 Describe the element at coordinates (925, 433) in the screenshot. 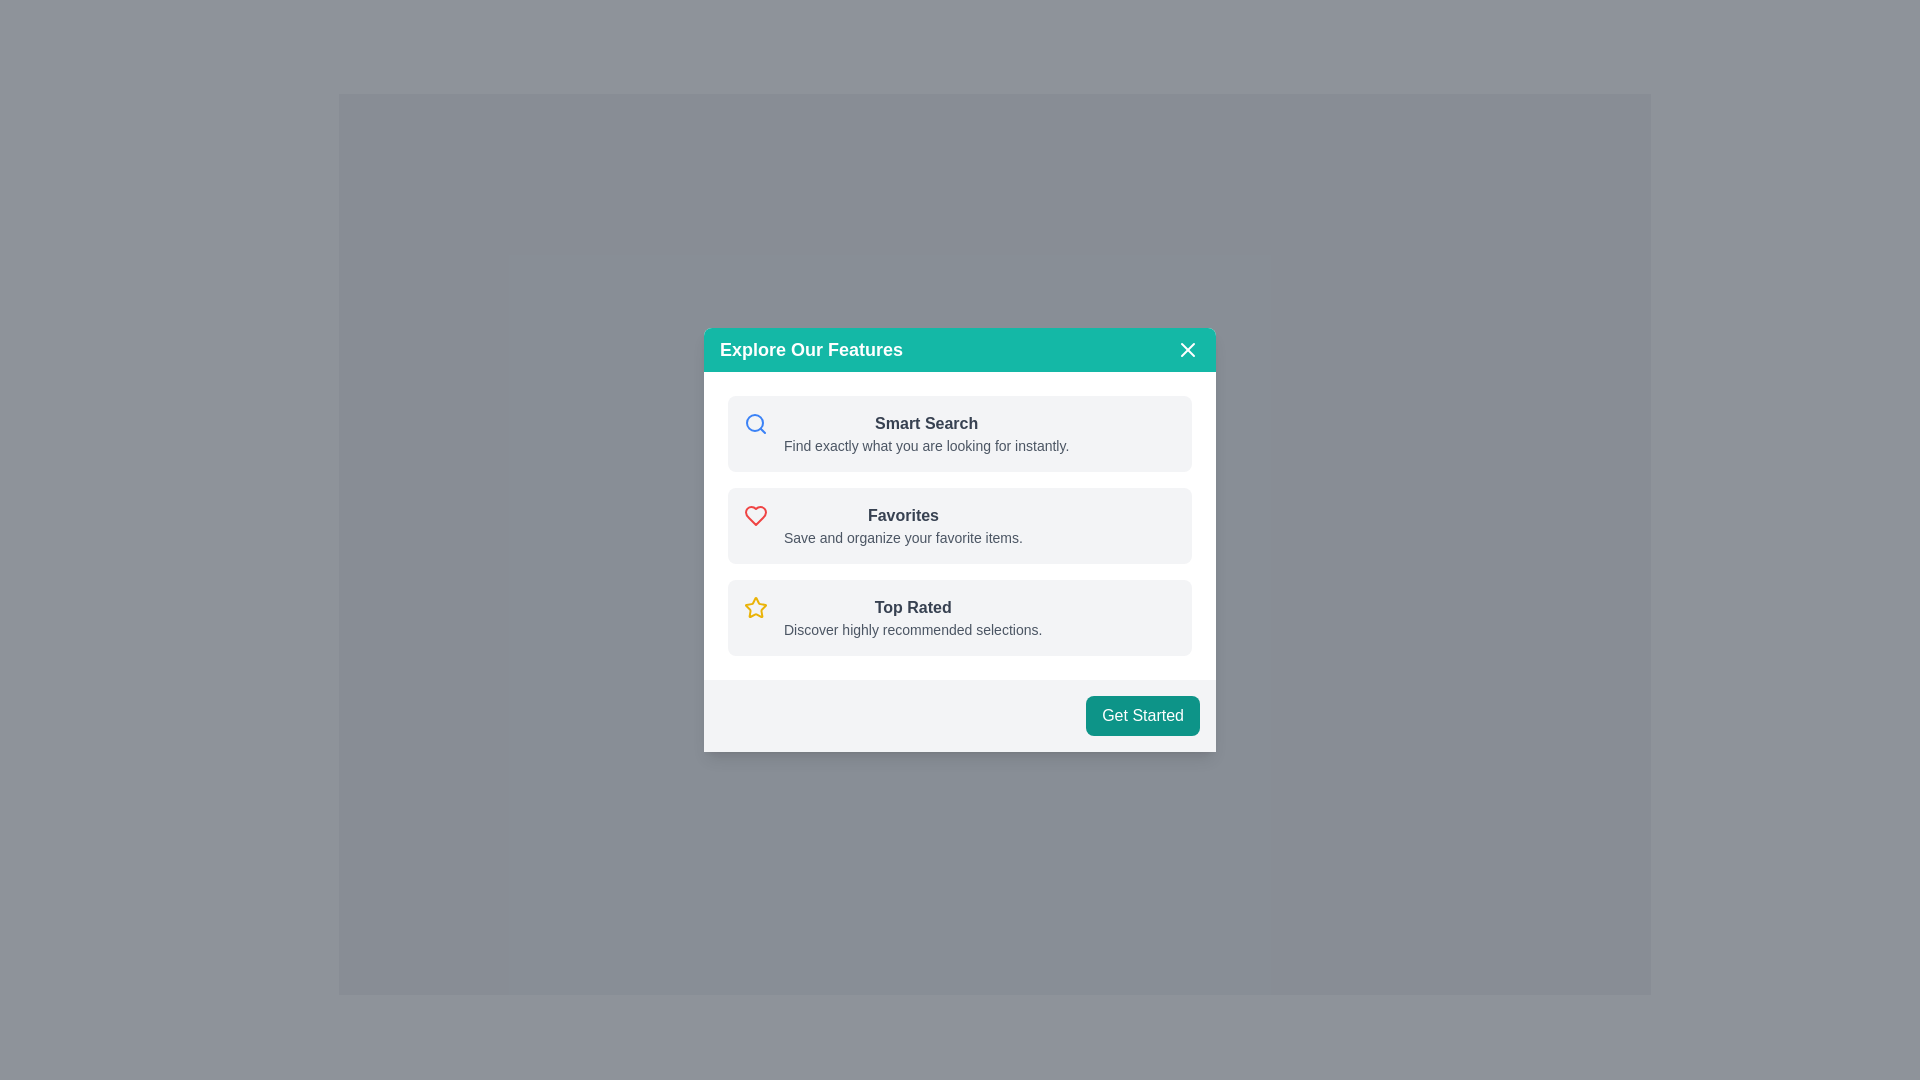

I see `the Text block introducing the 'Smart Search' feature, which is positioned below the magnifying glass icon and is the first item in a vertically arranged list` at that location.